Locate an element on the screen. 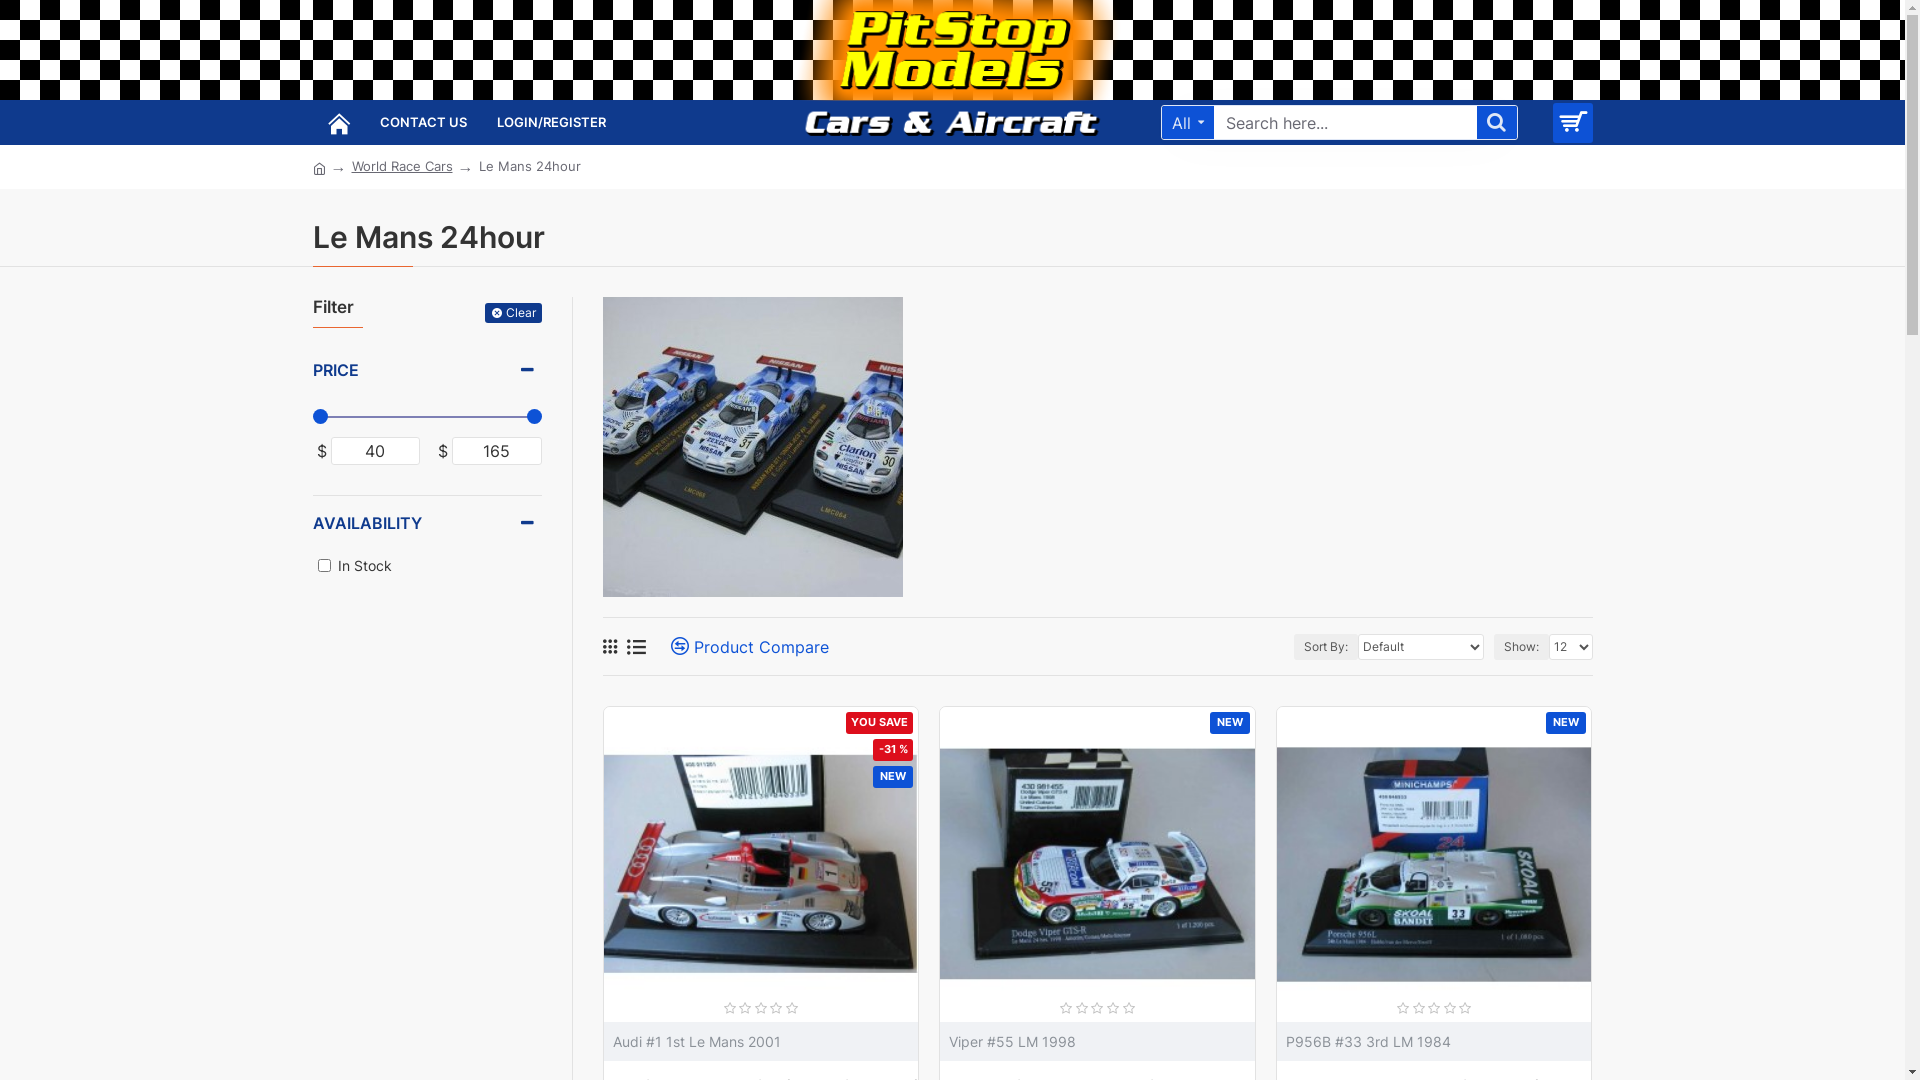 This screenshot has width=1920, height=1080. 'LOGIN/REGISTER' is located at coordinates (551, 122).